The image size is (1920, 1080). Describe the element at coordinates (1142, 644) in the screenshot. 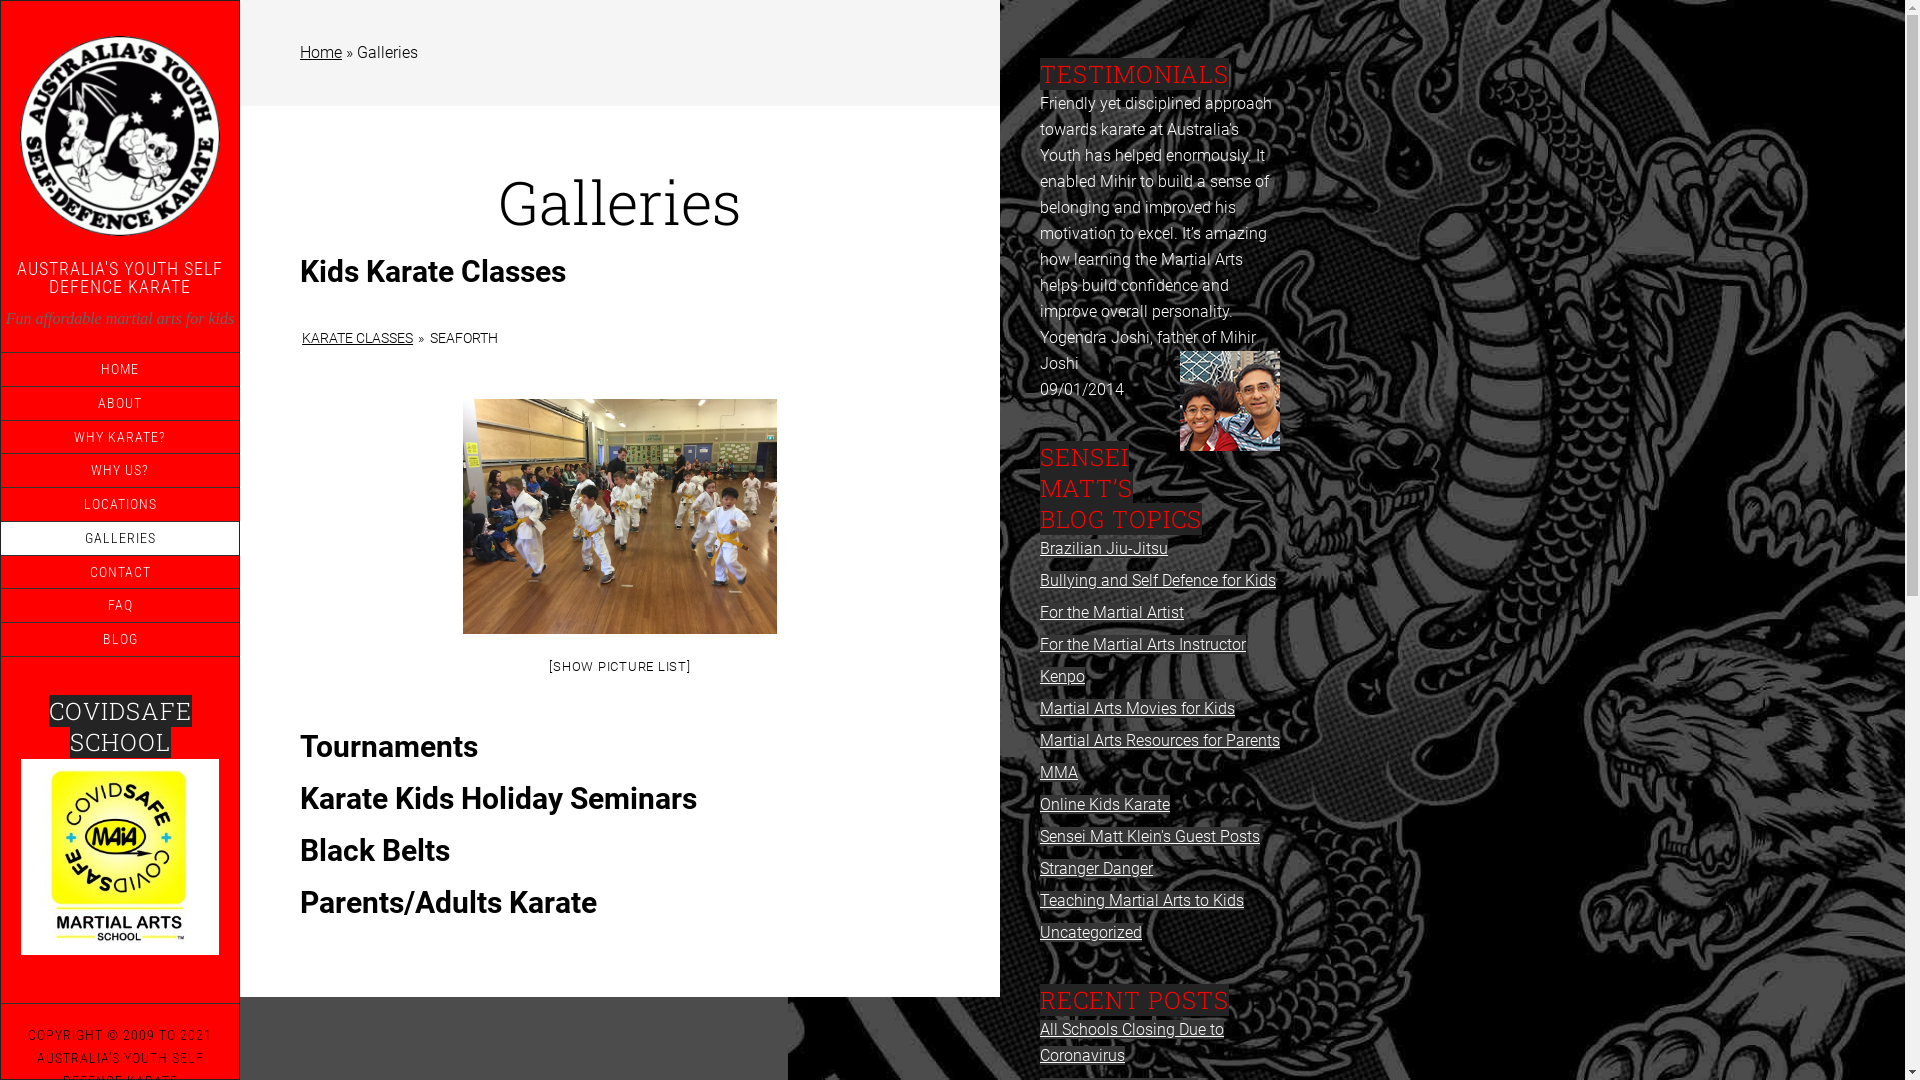

I see `'For the Martial Arts Instructor'` at that location.